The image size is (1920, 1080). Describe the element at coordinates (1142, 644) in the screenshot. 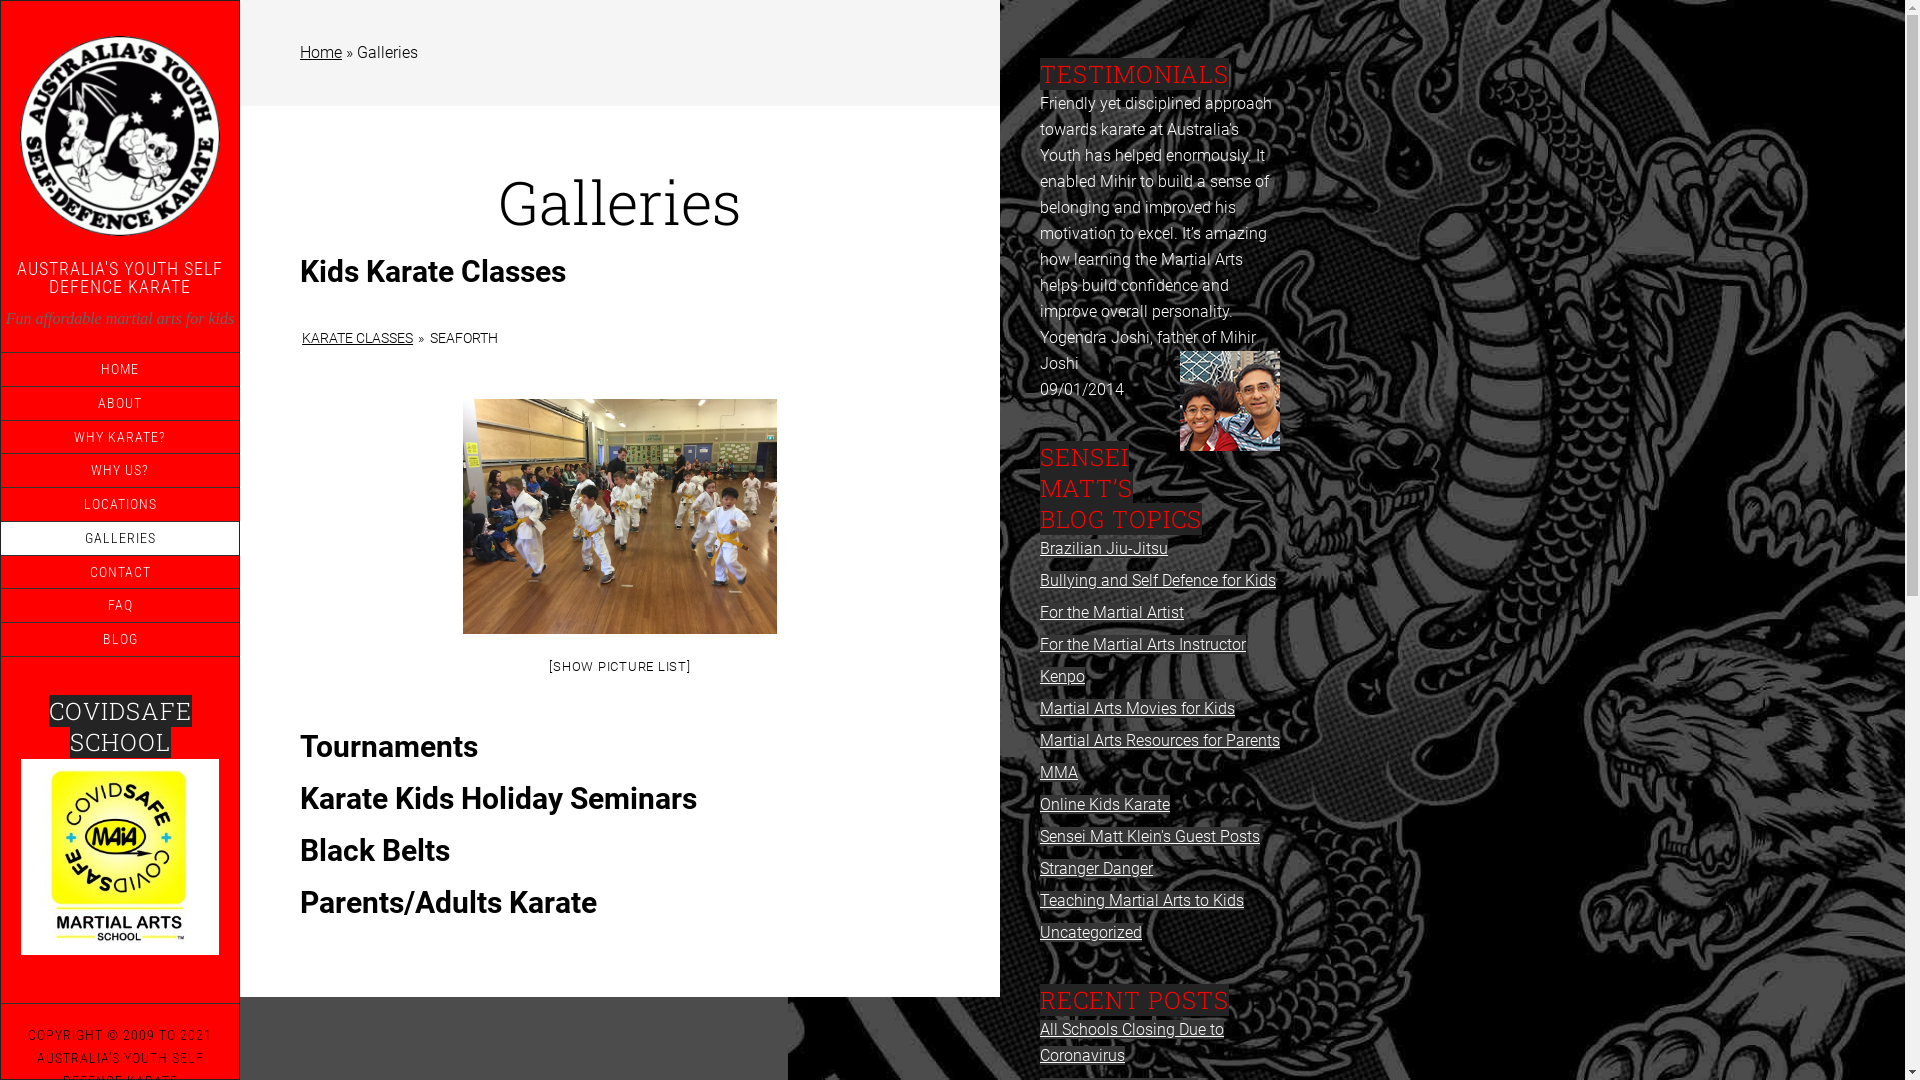

I see `'For the Martial Arts Instructor'` at that location.